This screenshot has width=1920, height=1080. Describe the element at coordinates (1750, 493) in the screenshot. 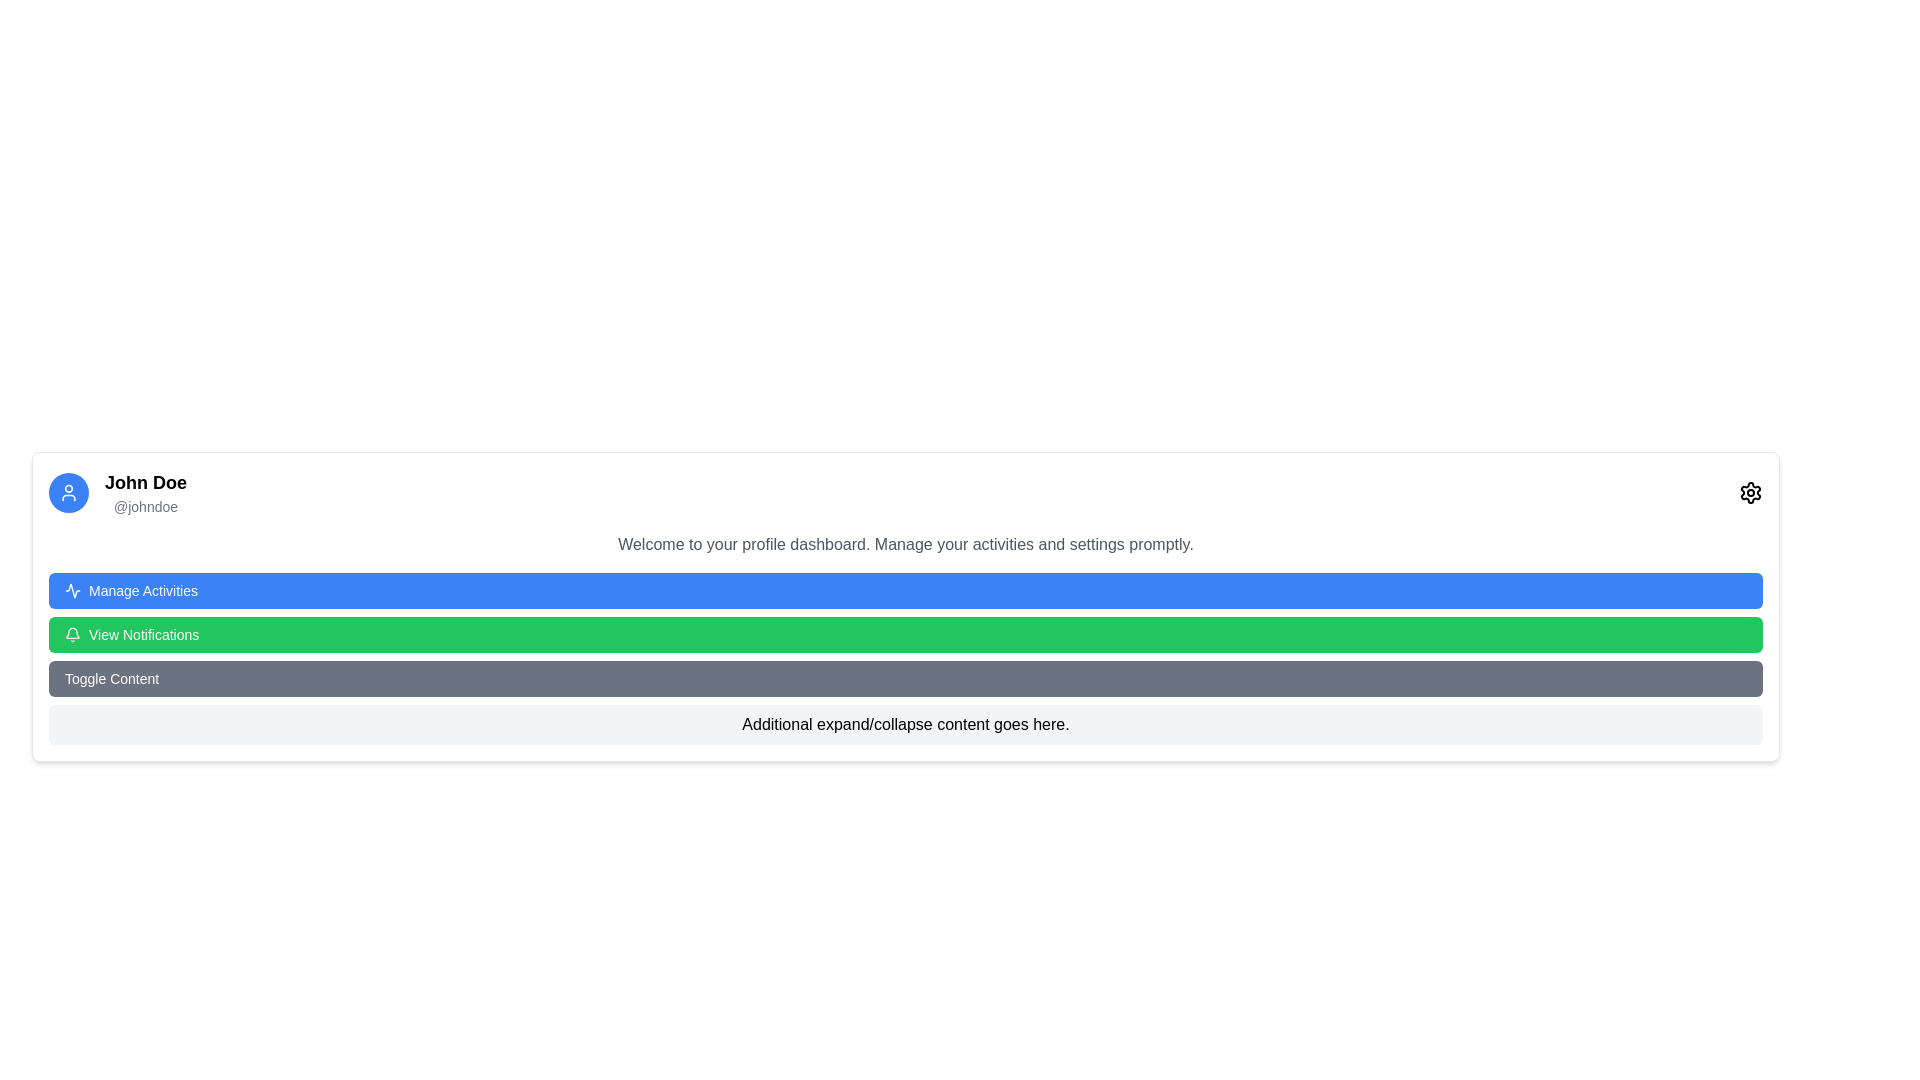

I see `the gear-shaped settings icon located in the upper right corner of the user information card` at that location.